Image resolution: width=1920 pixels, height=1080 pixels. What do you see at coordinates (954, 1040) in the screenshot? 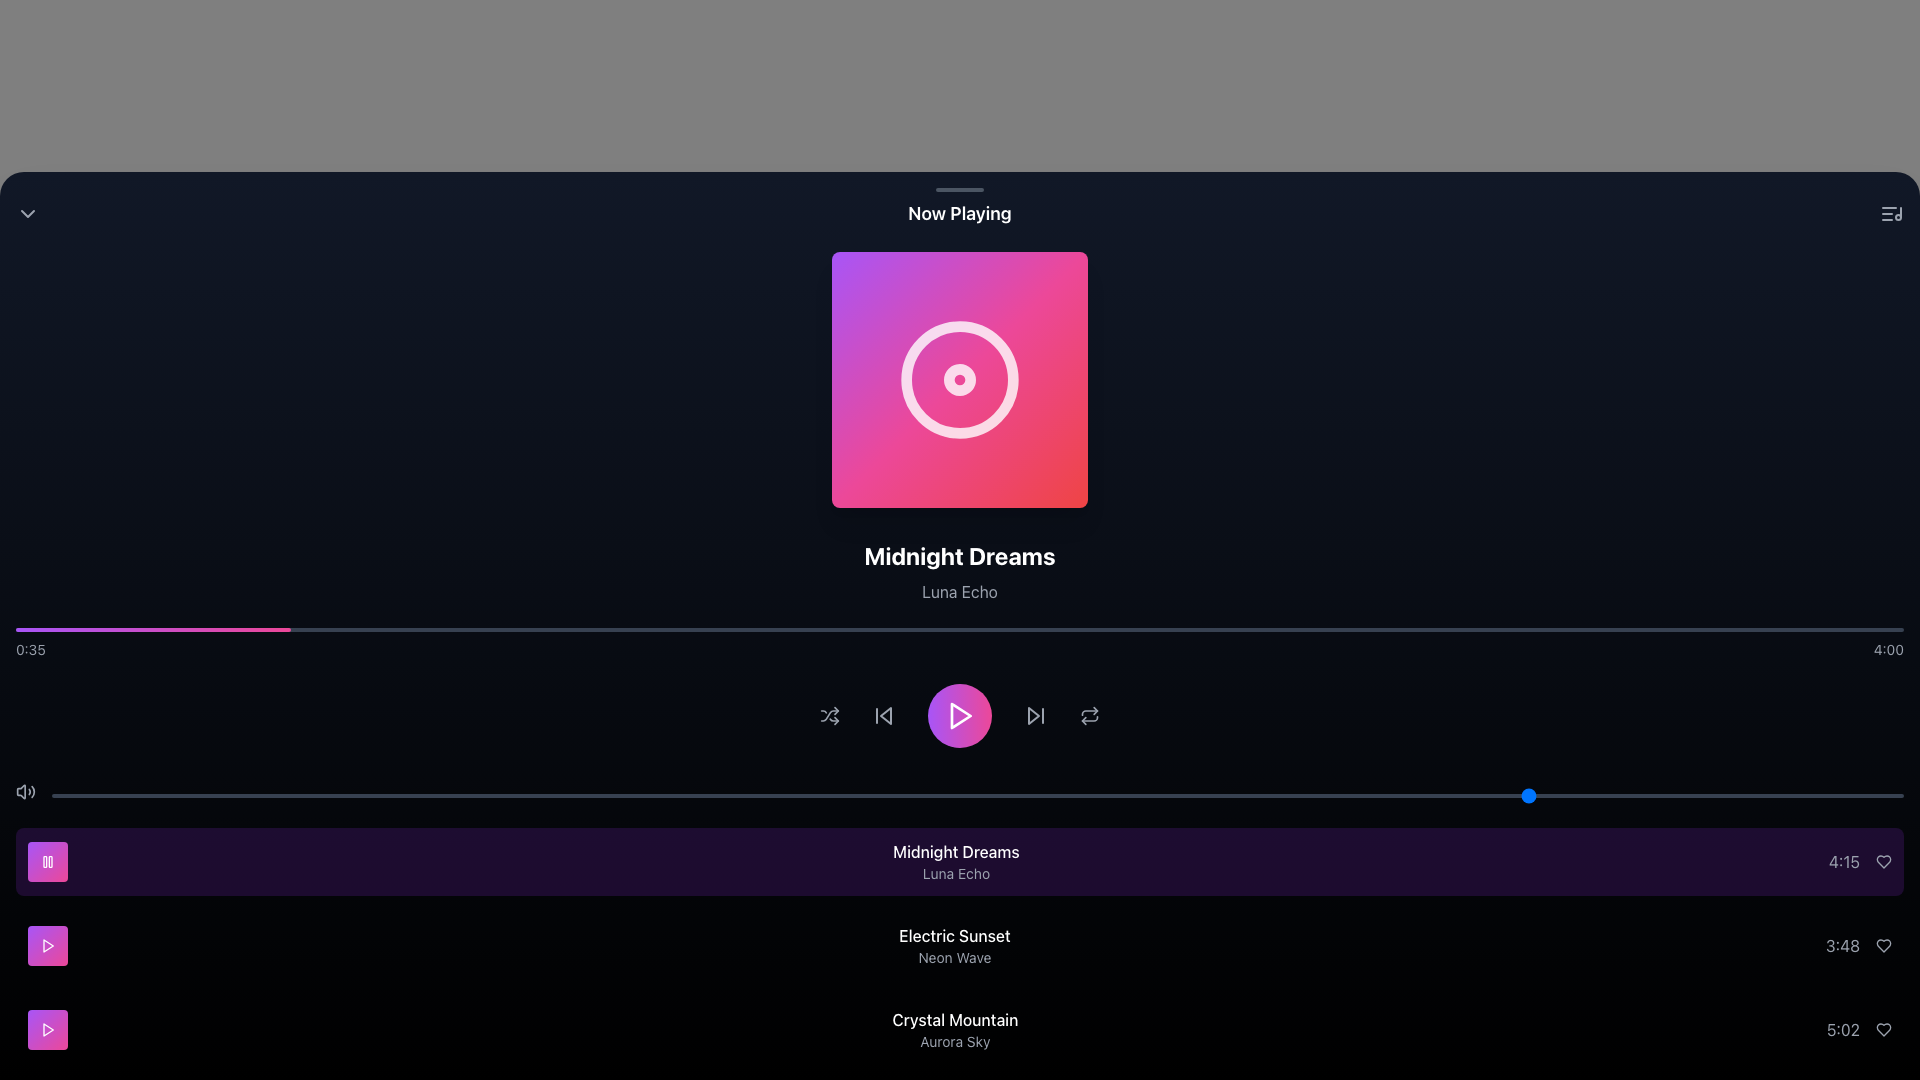
I see `the text label displaying 'Aurora Sky', which is located beneath the title 'Crystal Mountain' in the playlist structure` at bounding box center [954, 1040].